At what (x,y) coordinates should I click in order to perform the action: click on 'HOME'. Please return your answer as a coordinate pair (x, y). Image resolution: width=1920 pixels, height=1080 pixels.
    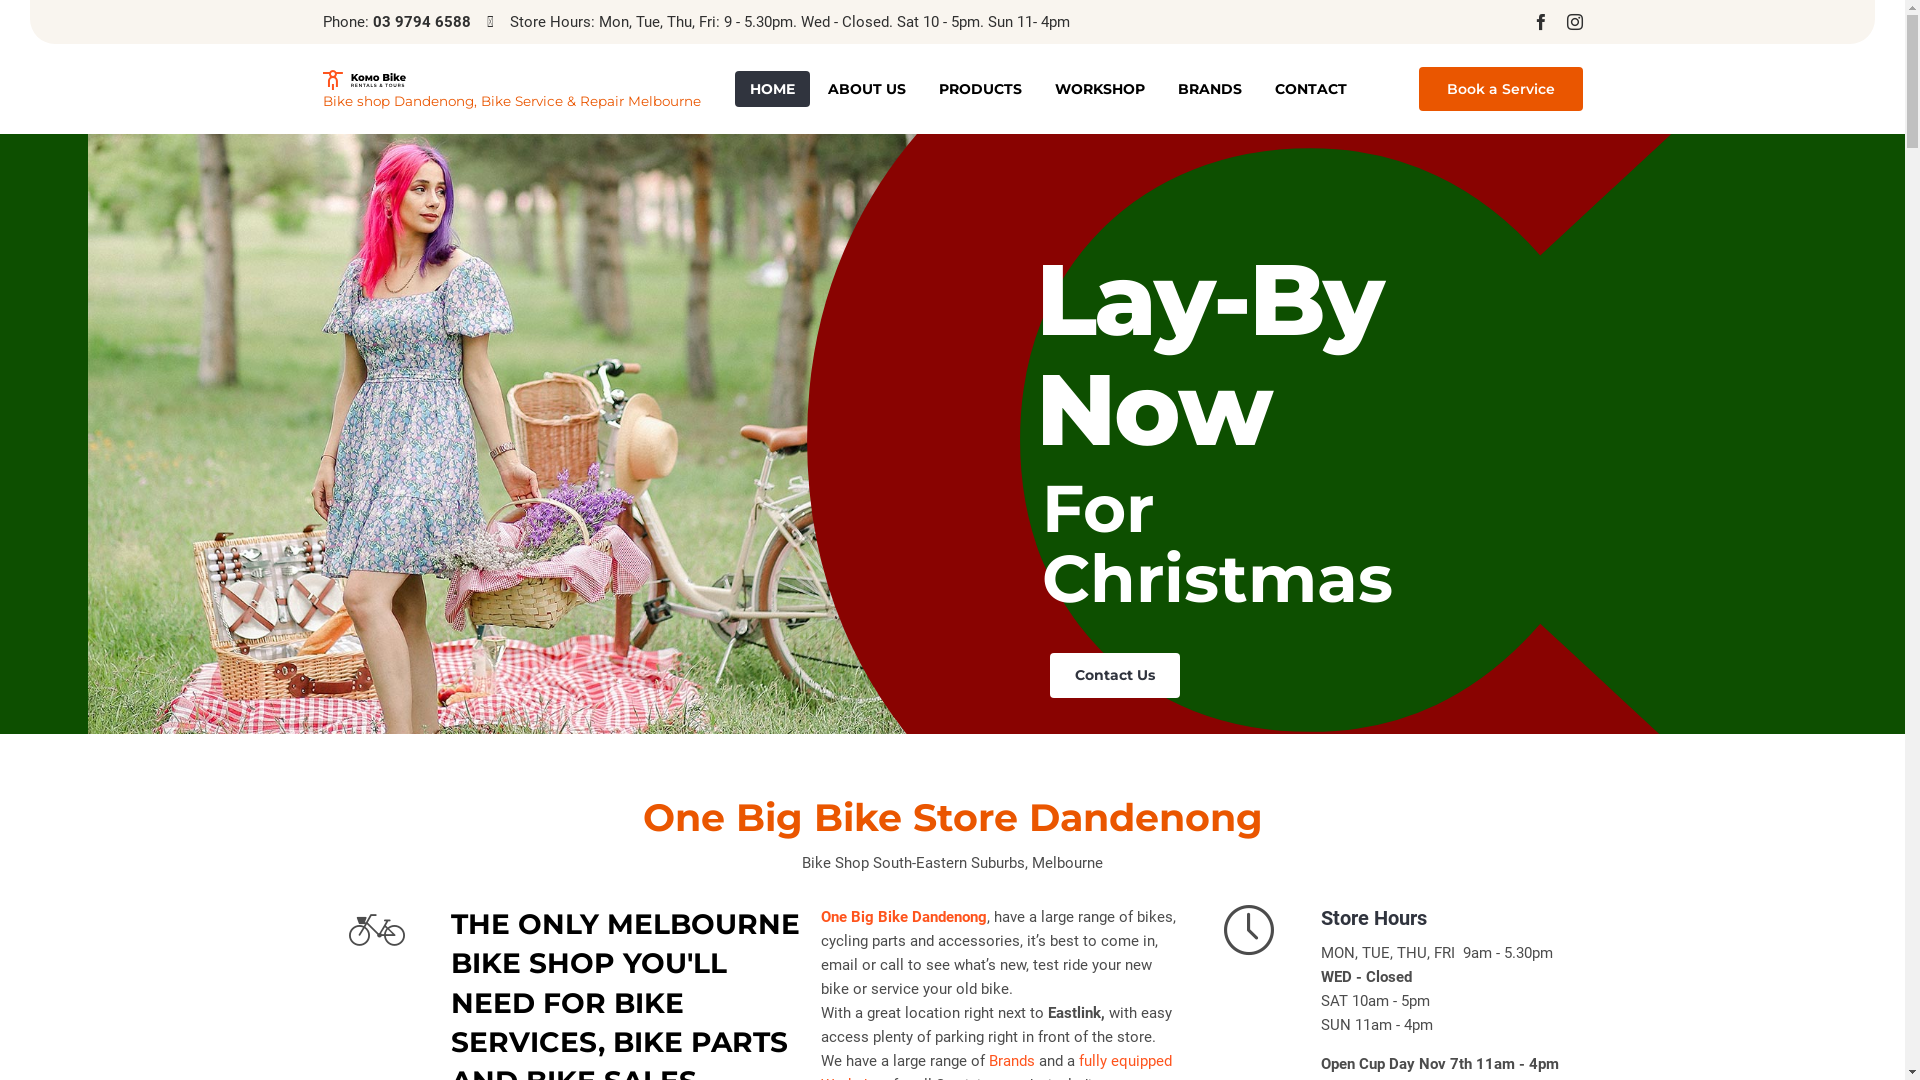
    Looking at the image, I should click on (770, 87).